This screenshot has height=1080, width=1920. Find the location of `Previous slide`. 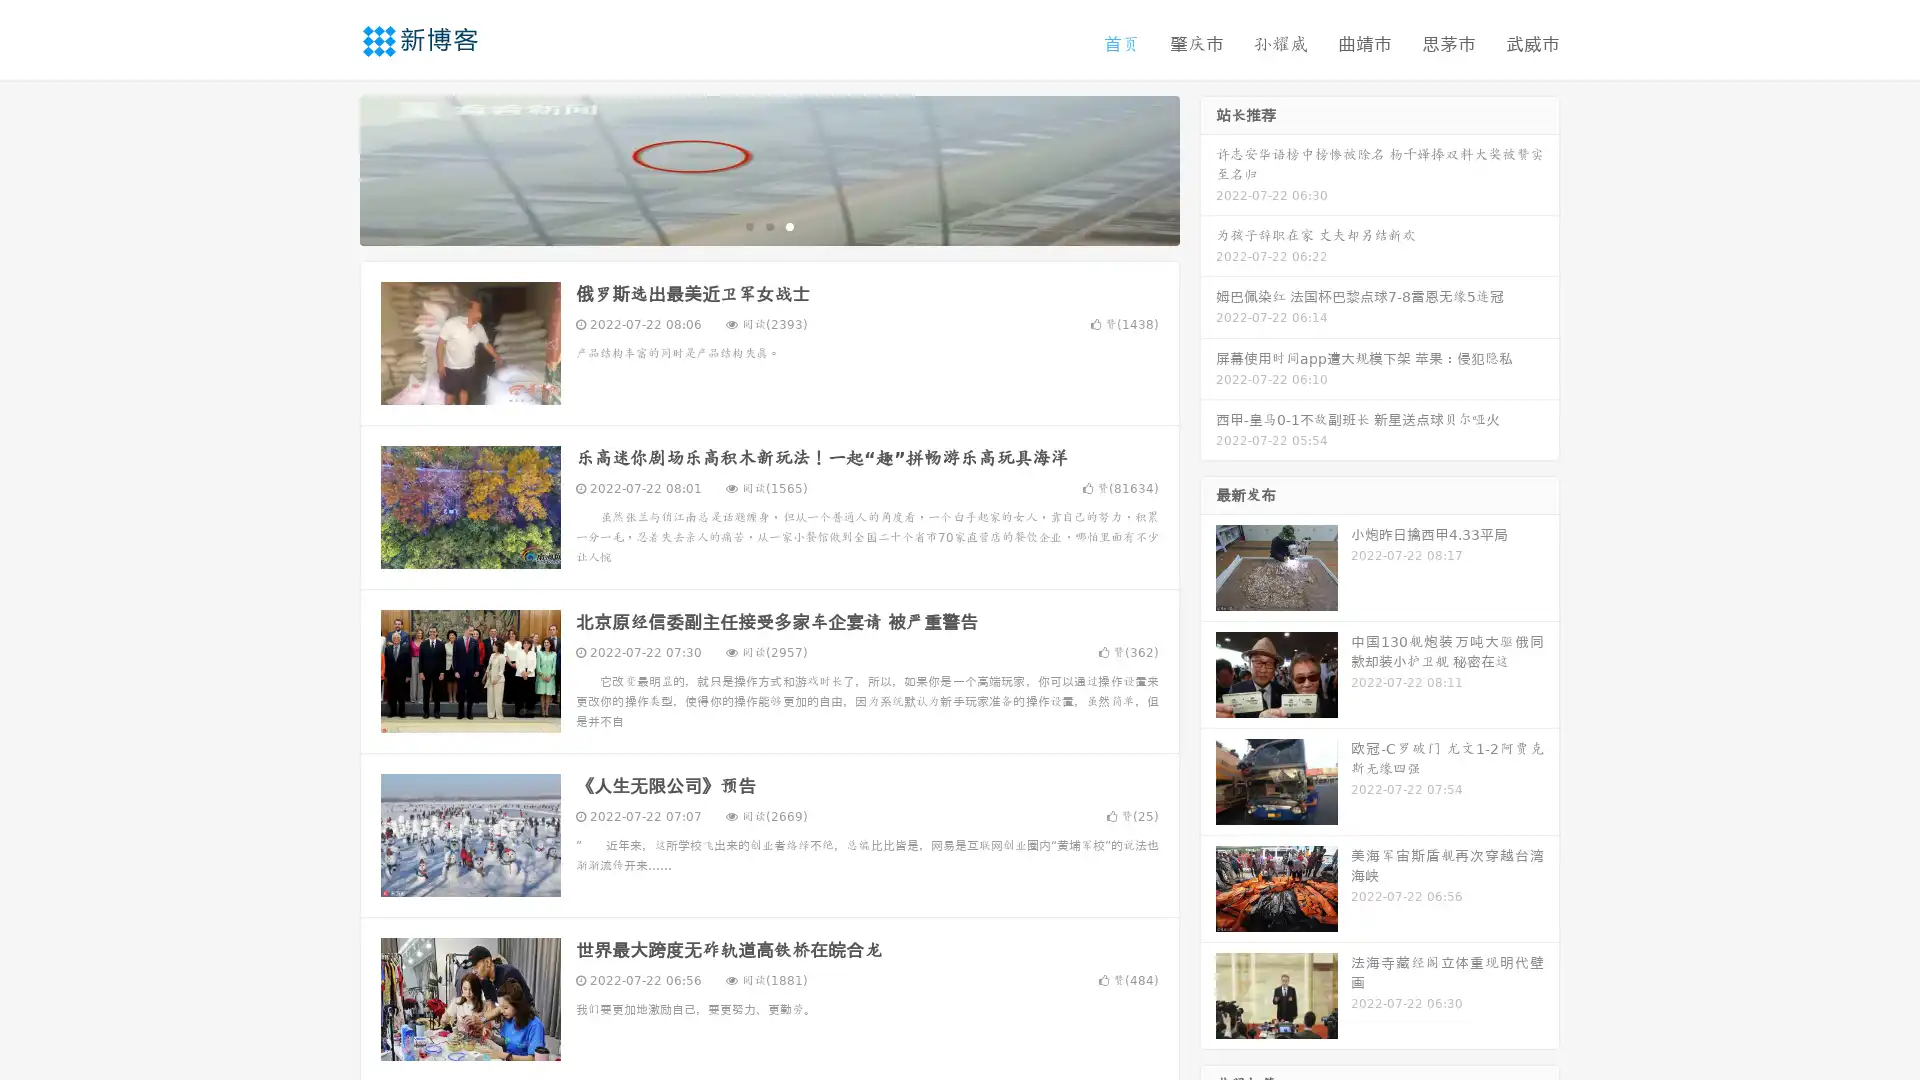

Previous slide is located at coordinates (330, 168).